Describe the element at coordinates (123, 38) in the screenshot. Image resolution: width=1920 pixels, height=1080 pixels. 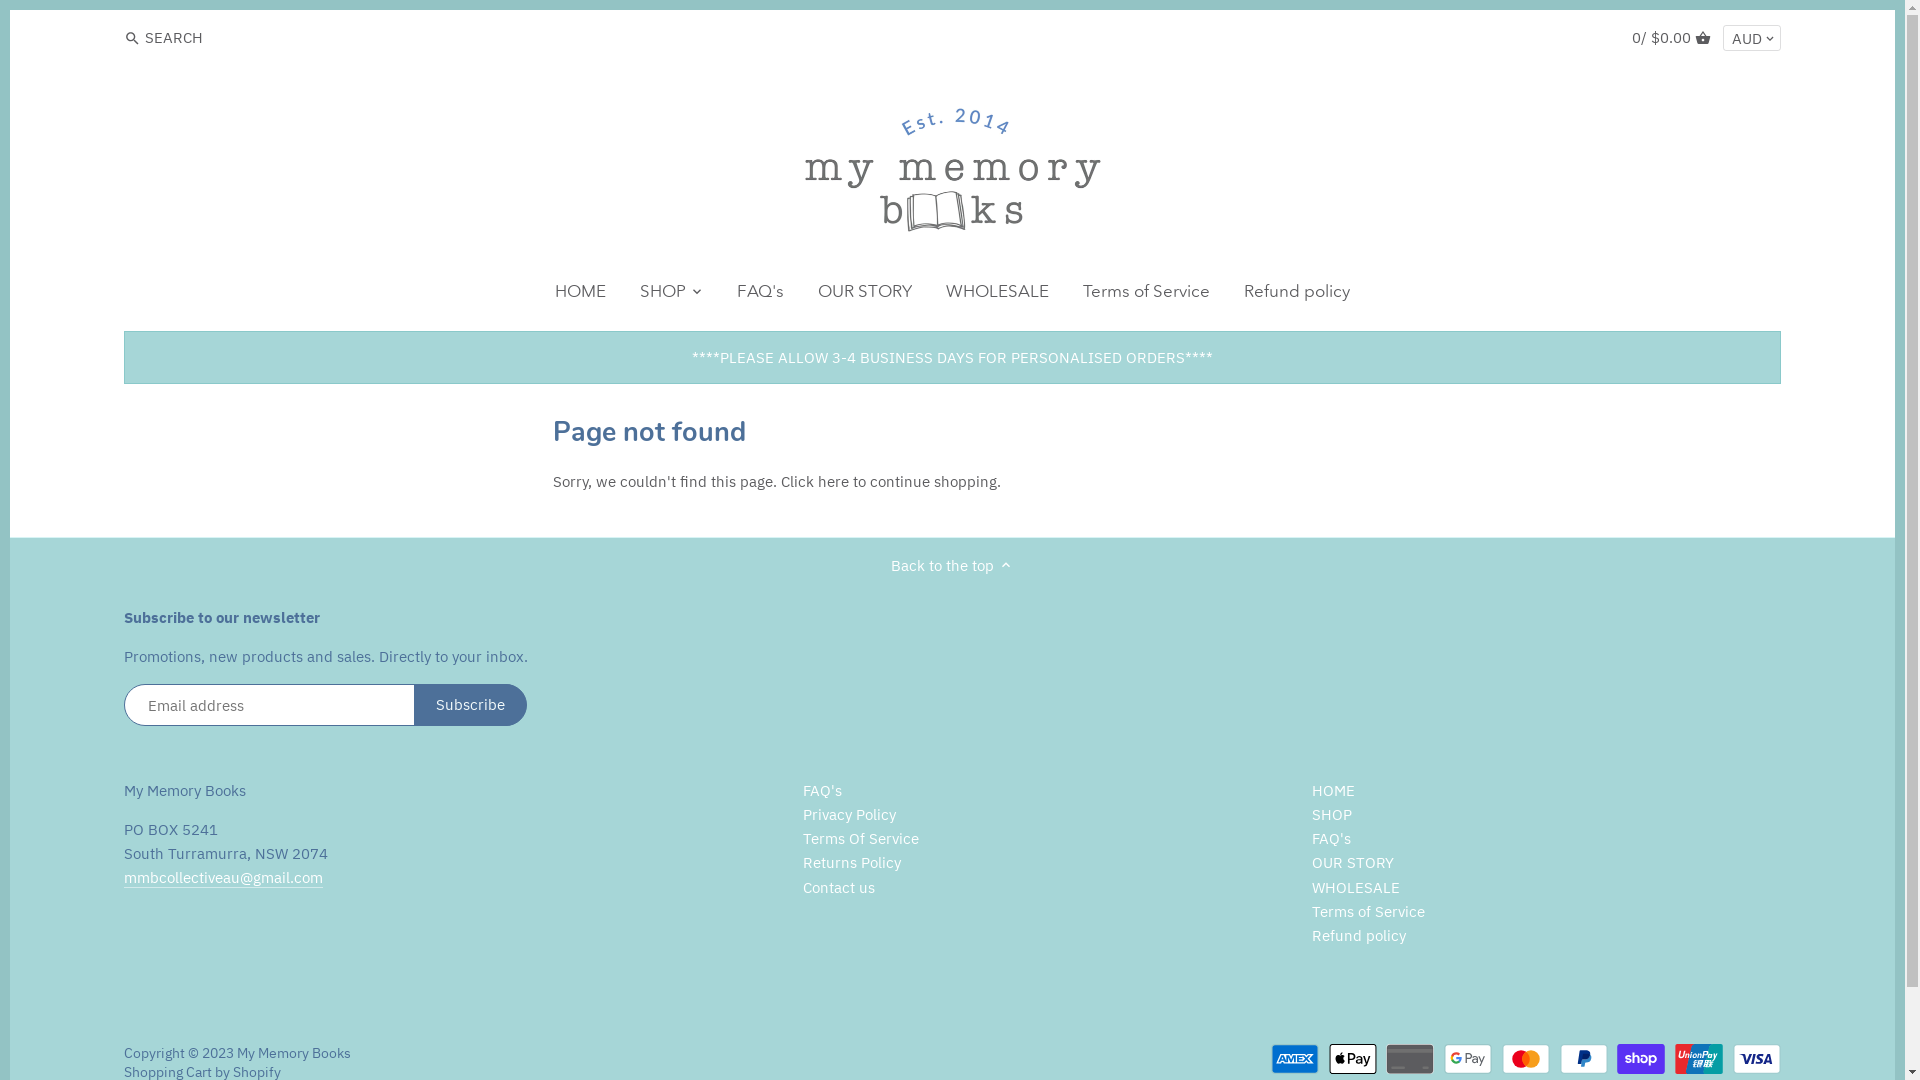
I see `'Search'` at that location.